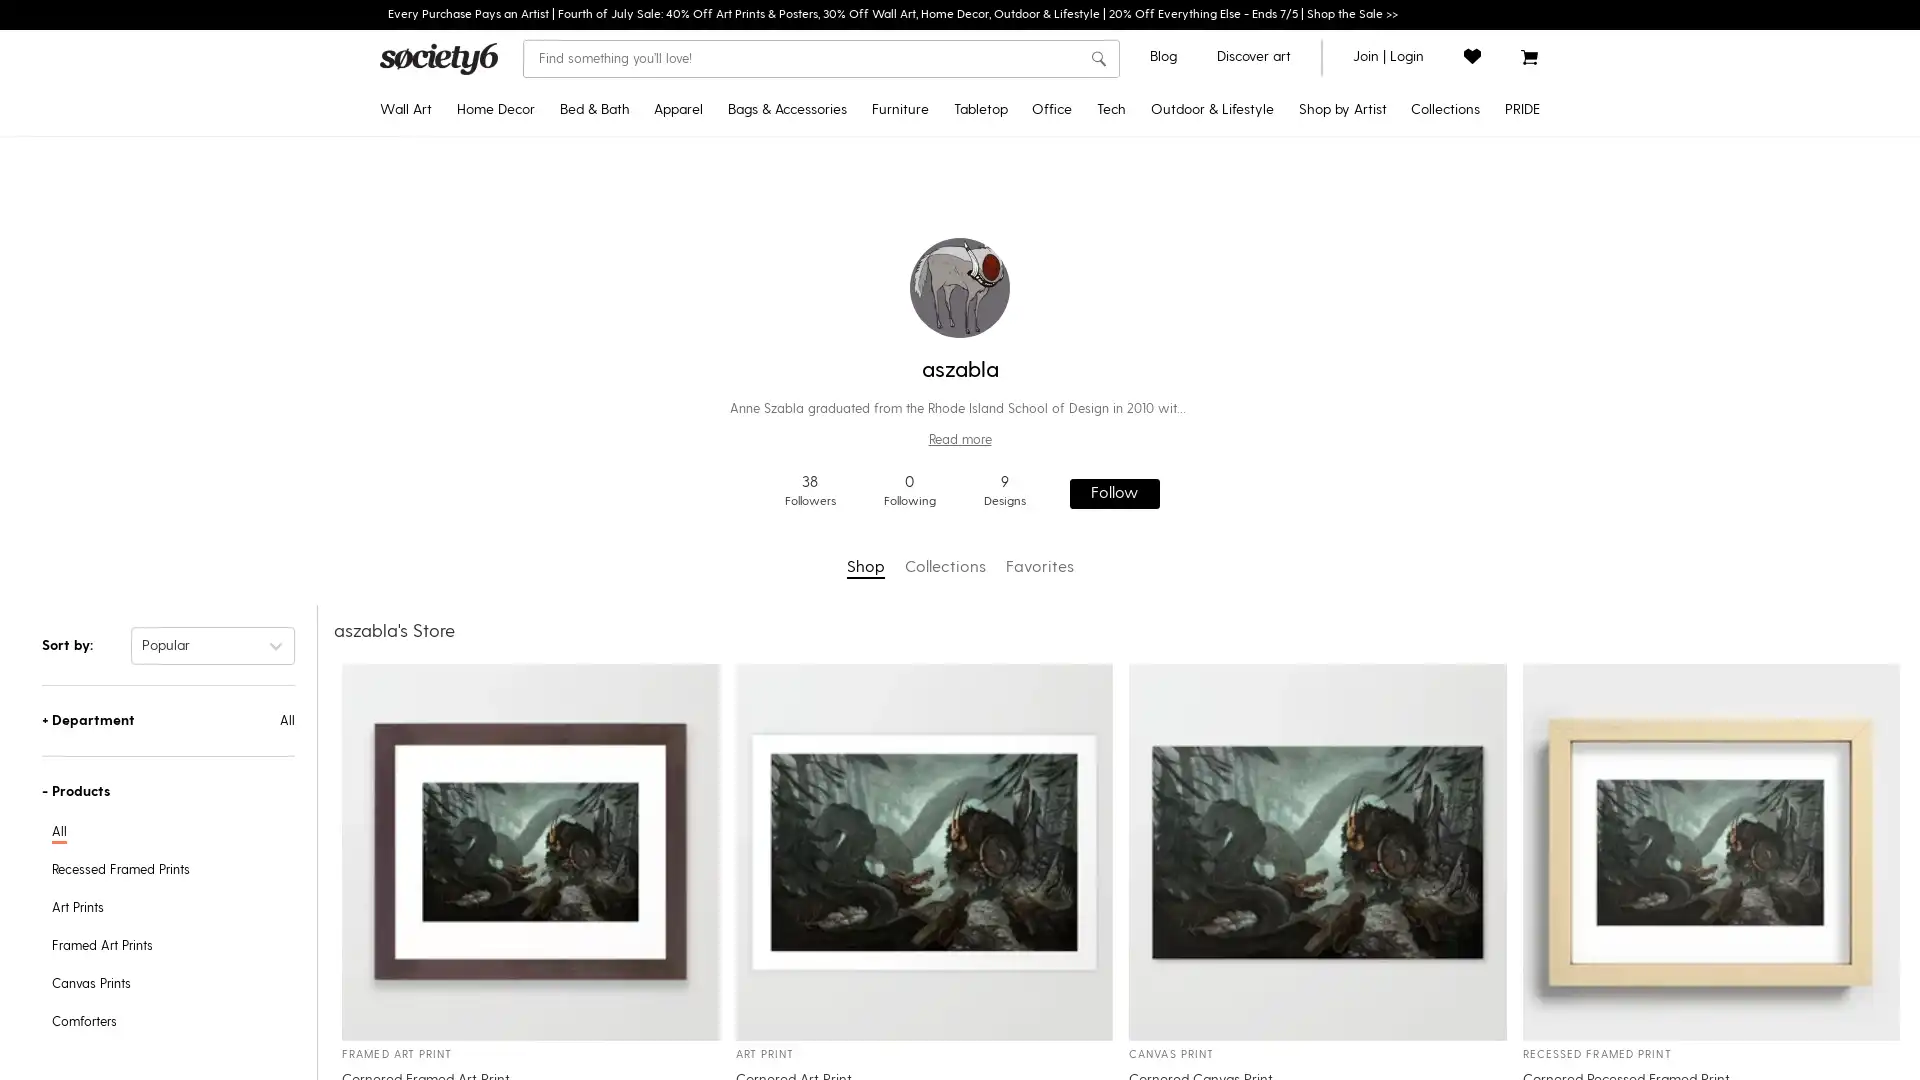 This screenshot has height=1080, width=1920. Describe the element at coordinates (1101, 322) in the screenshot. I see `Acrylic Boxes` at that location.